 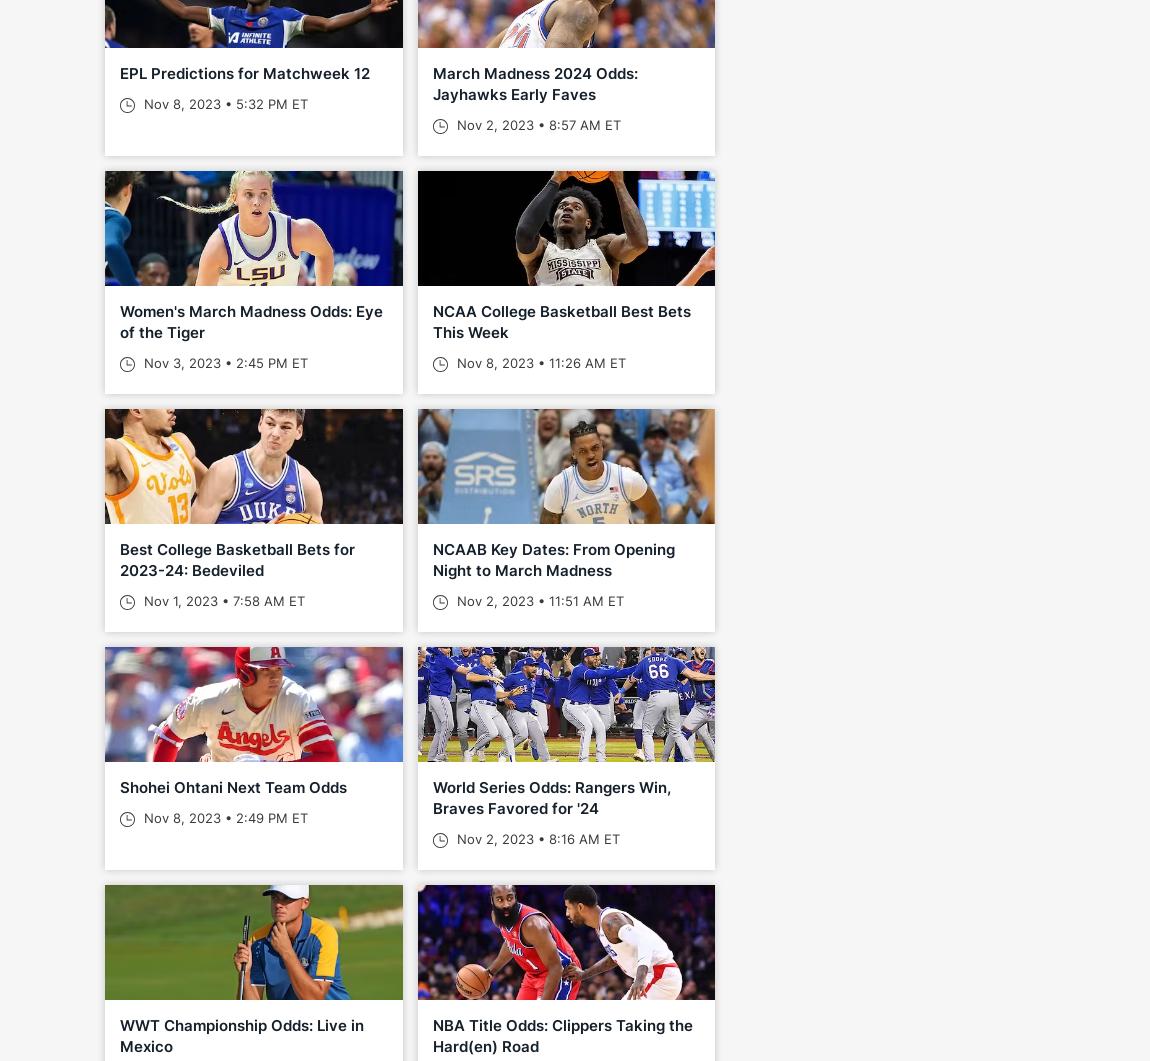 What do you see at coordinates (223, 362) in the screenshot?
I see `'Nov 3, 2023 • 2:45 PM ET'` at bounding box center [223, 362].